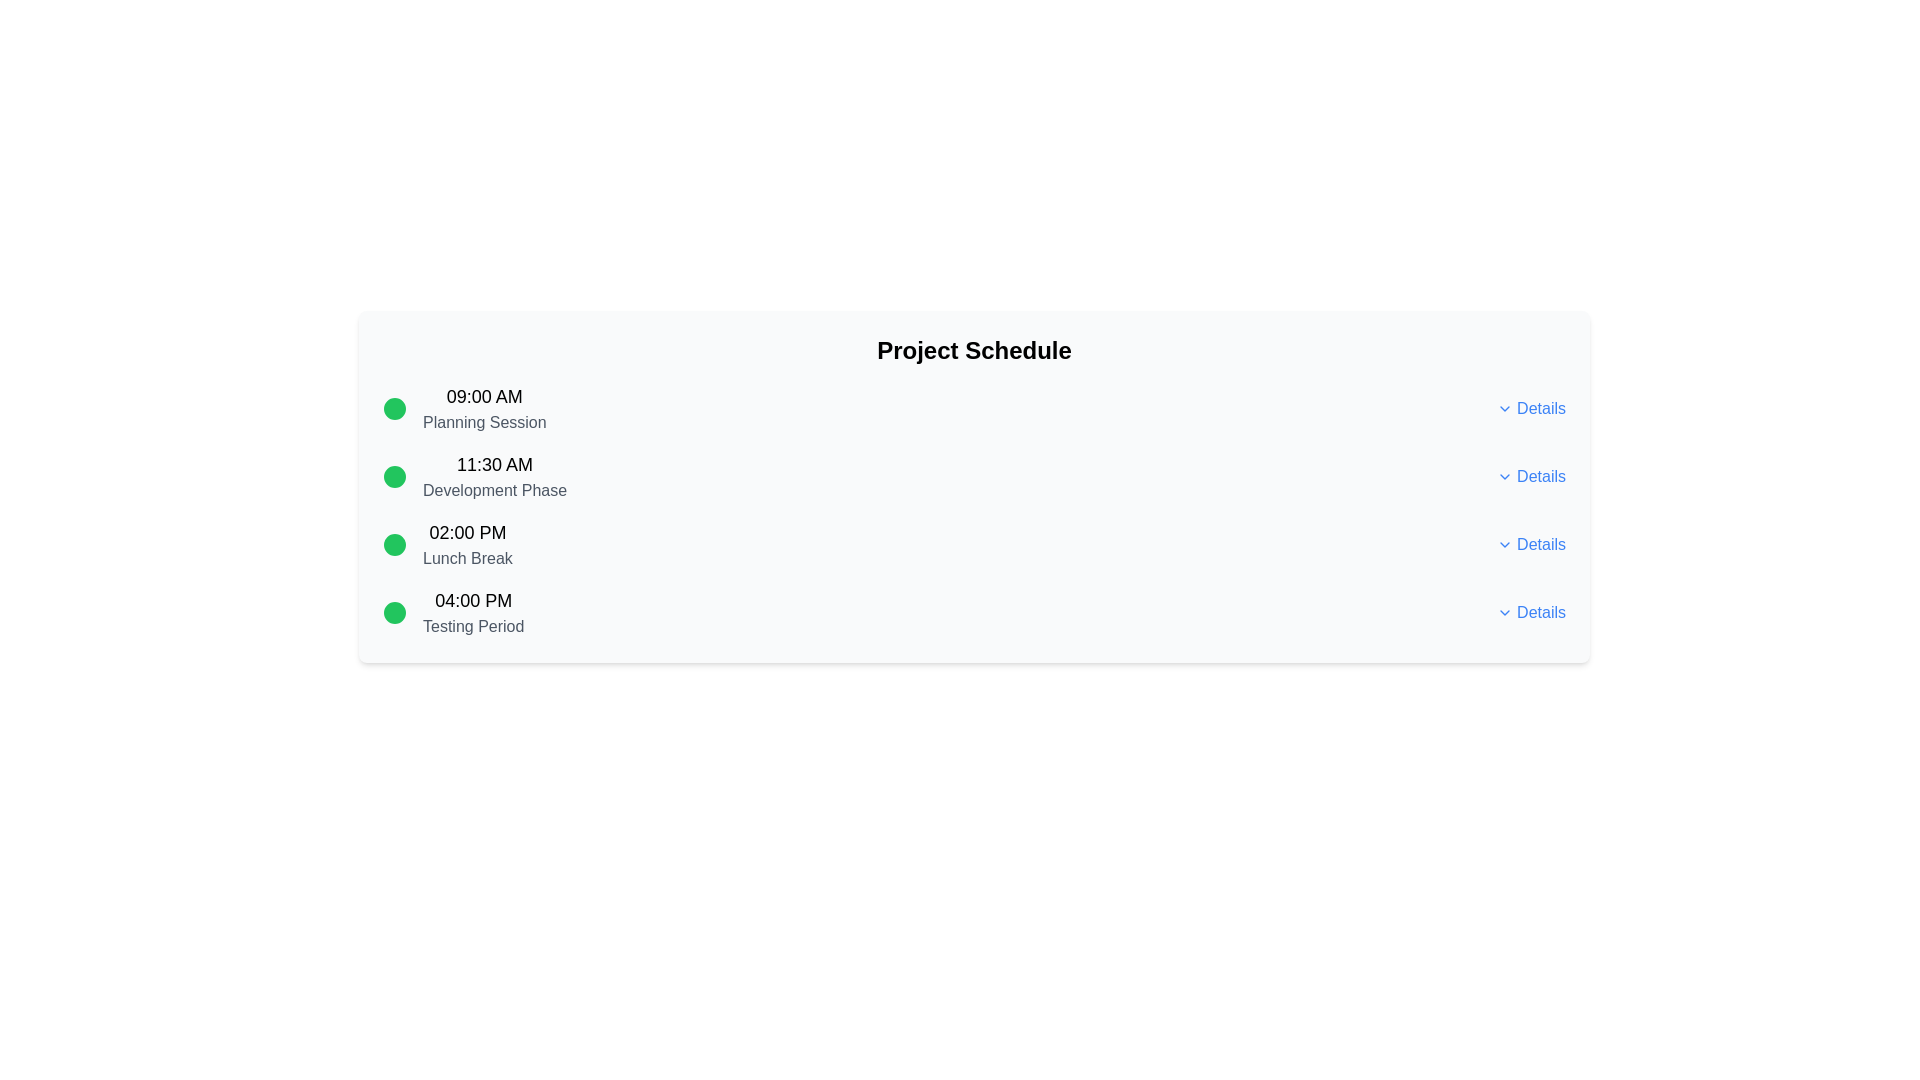 The width and height of the screenshot is (1920, 1080). Describe the element at coordinates (1530, 544) in the screenshot. I see `the 'Details' text in blue located in the rightmost section of the row for '02:00 PM Lunch Break'` at that location.